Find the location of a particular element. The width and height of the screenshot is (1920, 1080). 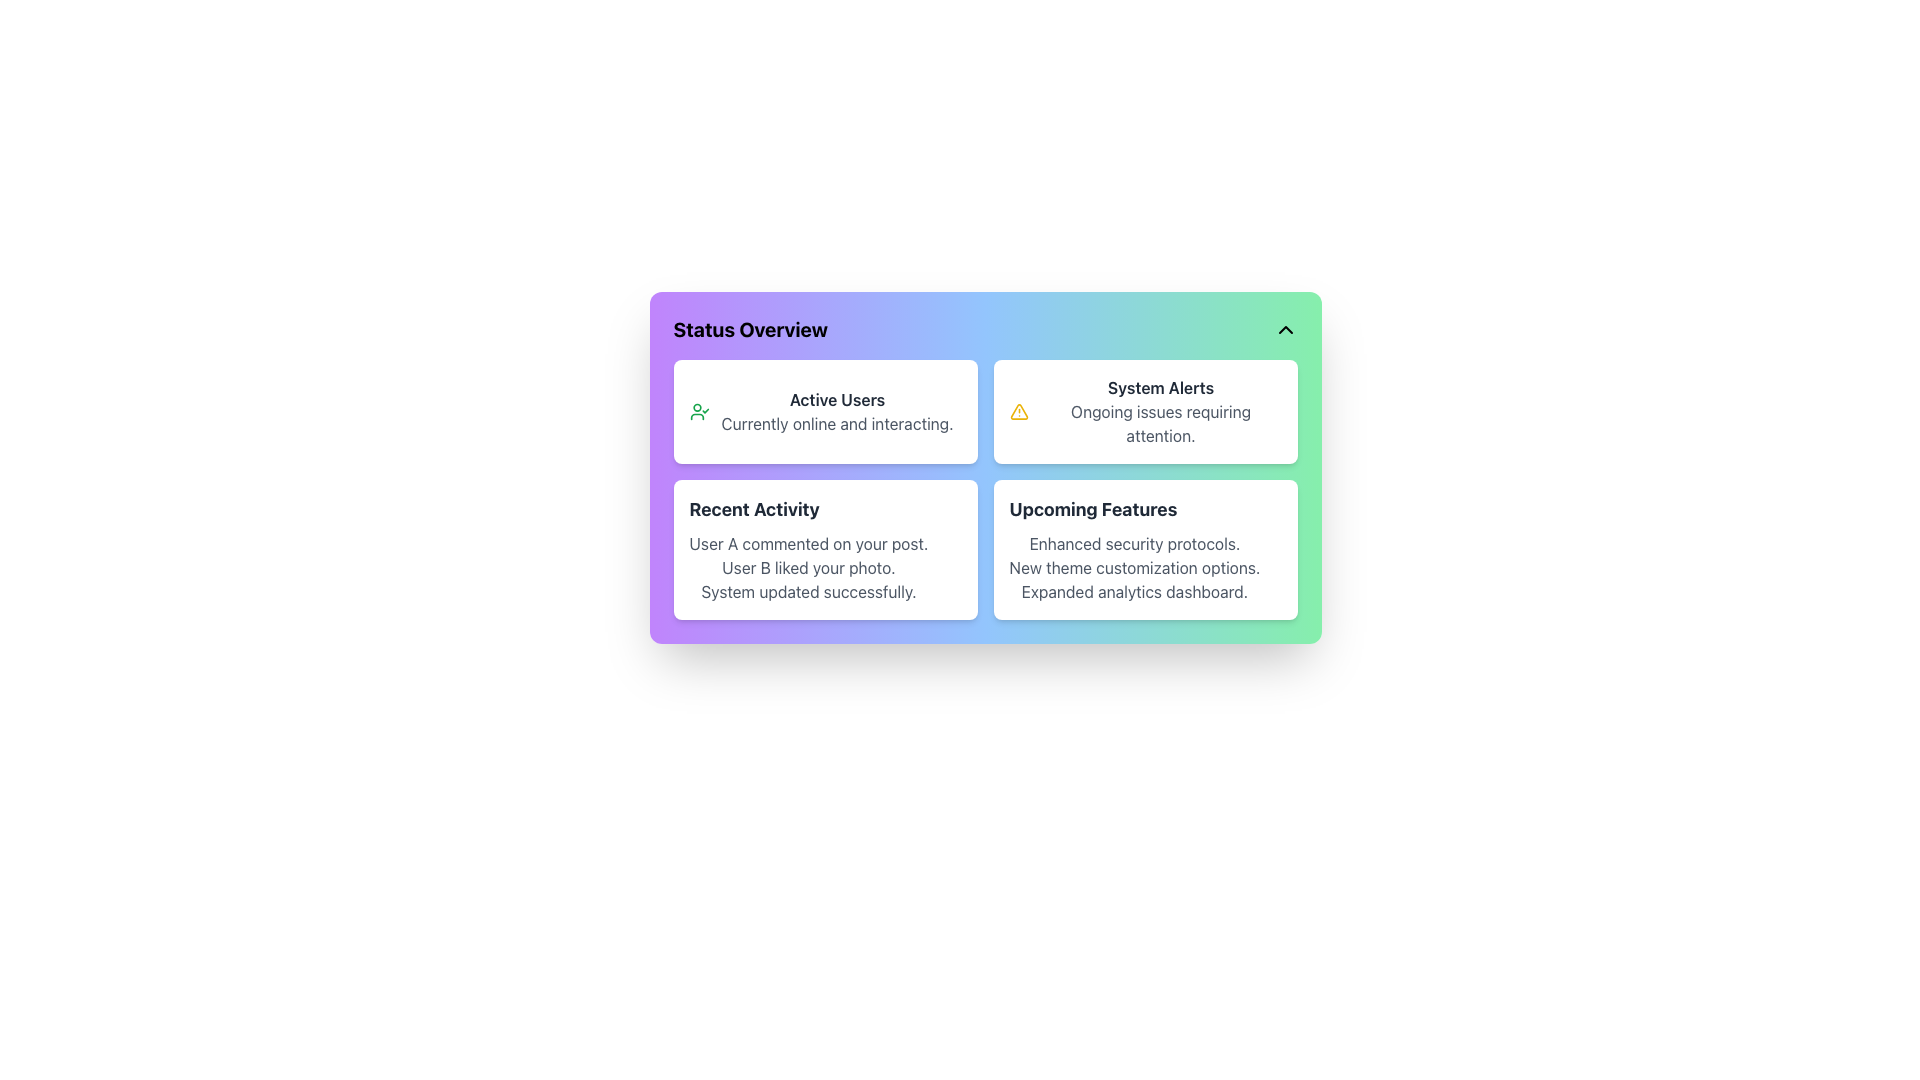

the textual content presenting recent activities located in the 'Recent Activity' section, which is the second element below the title is located at coordinates (808, 567).